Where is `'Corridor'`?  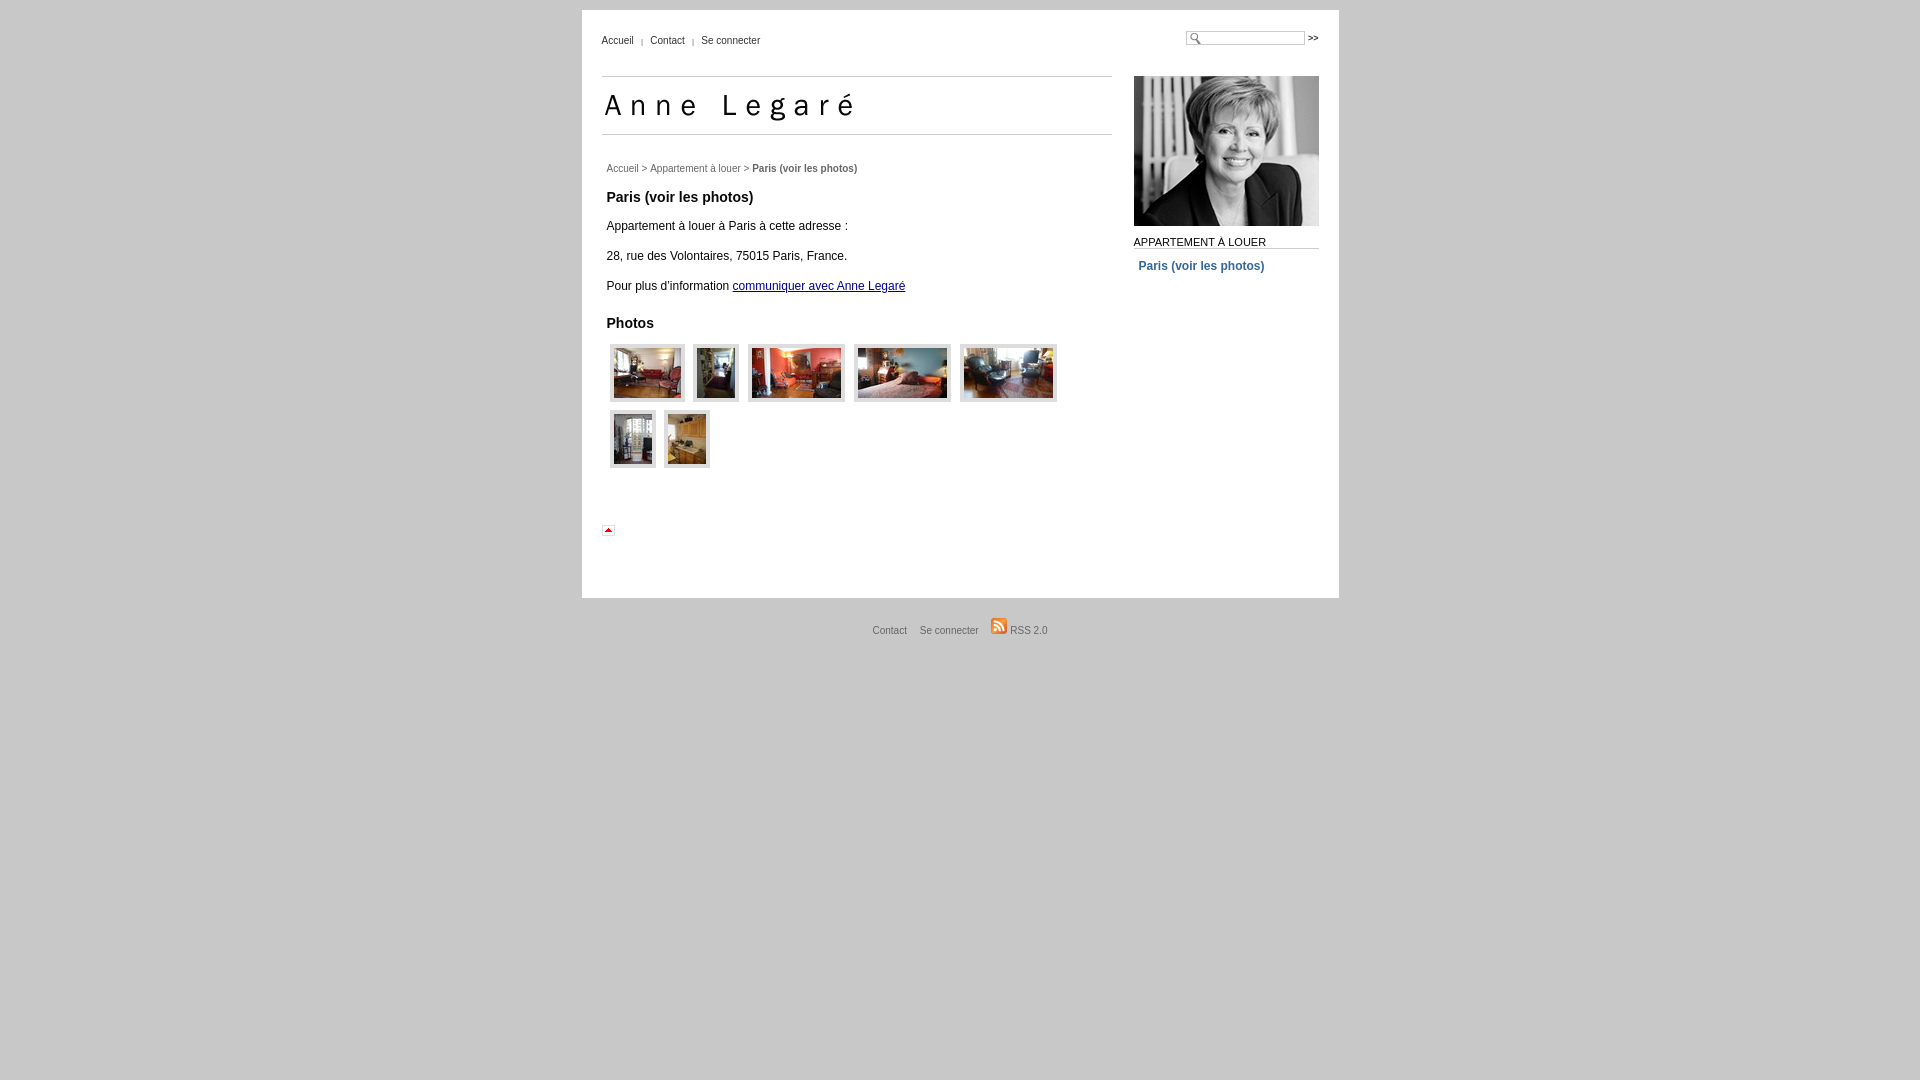 'Corridor' is located at coordinates (690, 398).